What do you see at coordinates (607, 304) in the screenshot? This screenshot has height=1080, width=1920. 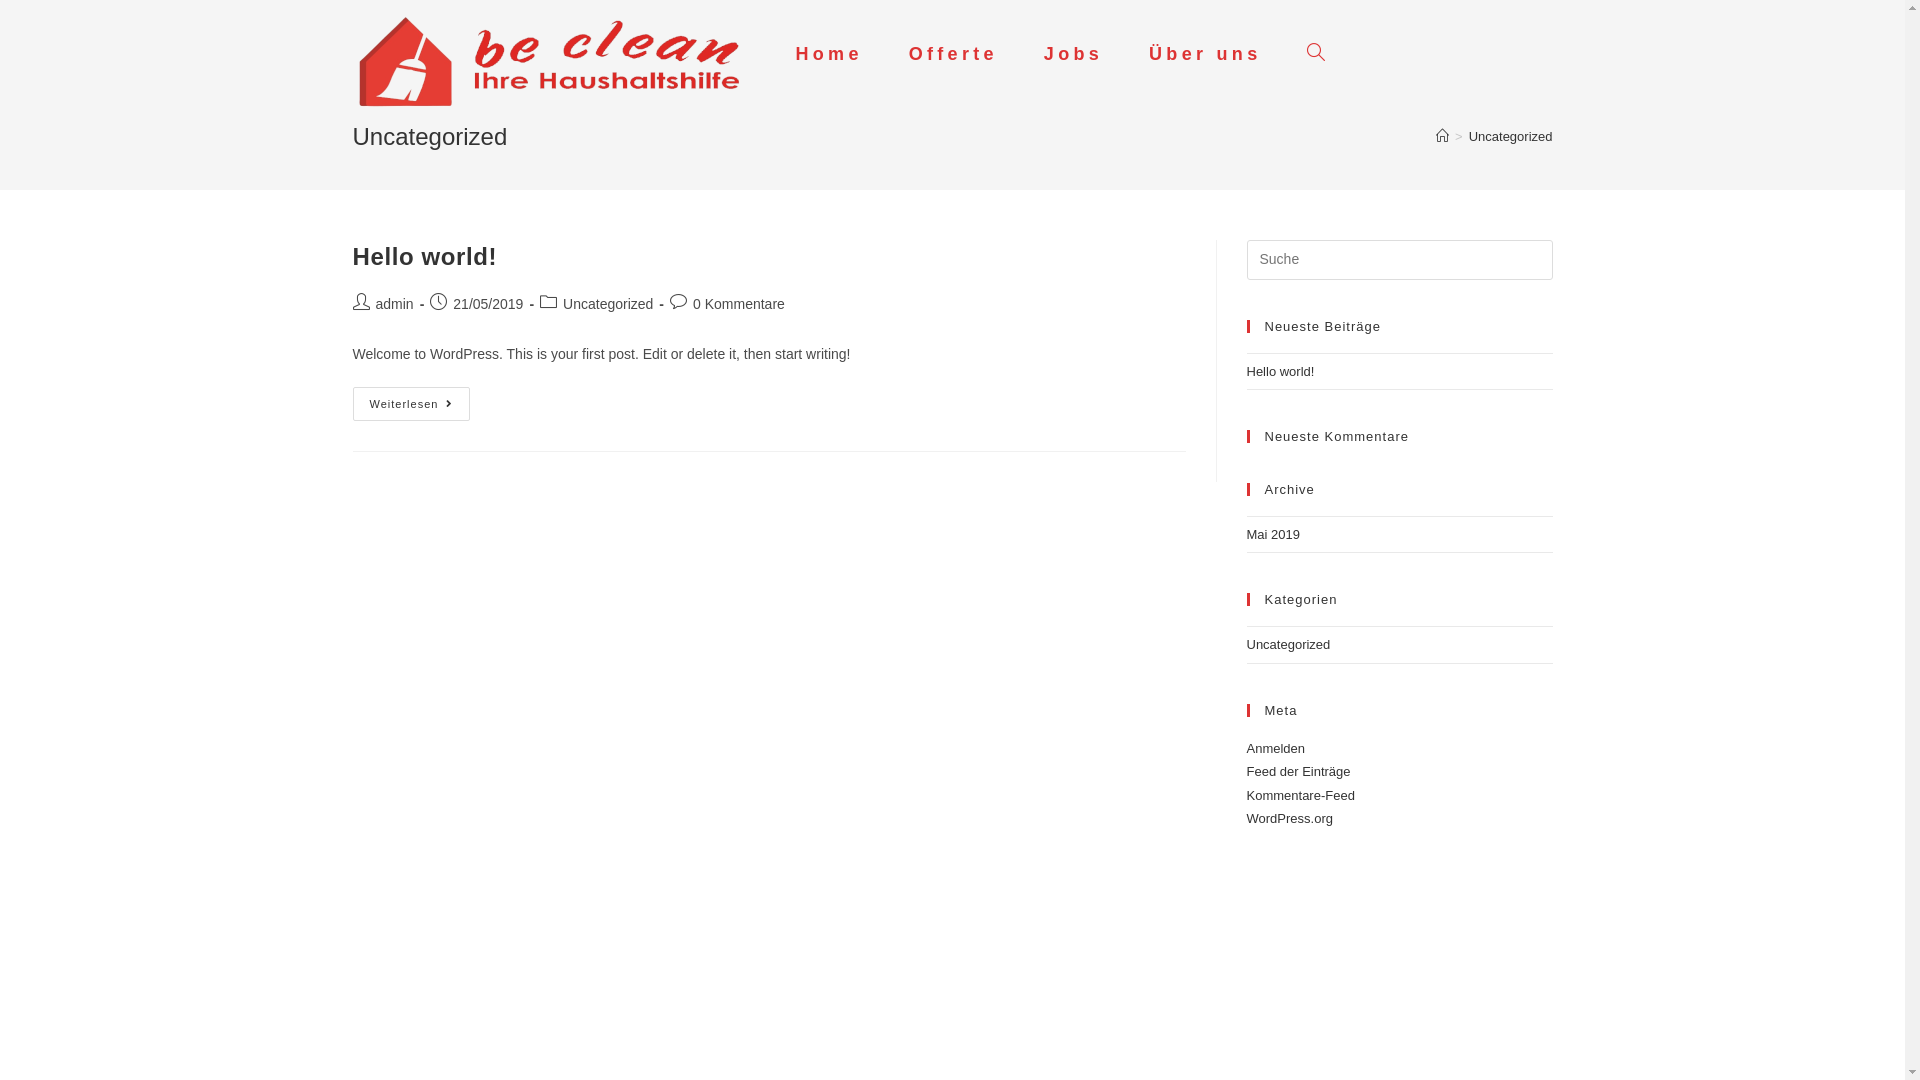 I see `'Uncategorized'` at bounding box center [607, 304].